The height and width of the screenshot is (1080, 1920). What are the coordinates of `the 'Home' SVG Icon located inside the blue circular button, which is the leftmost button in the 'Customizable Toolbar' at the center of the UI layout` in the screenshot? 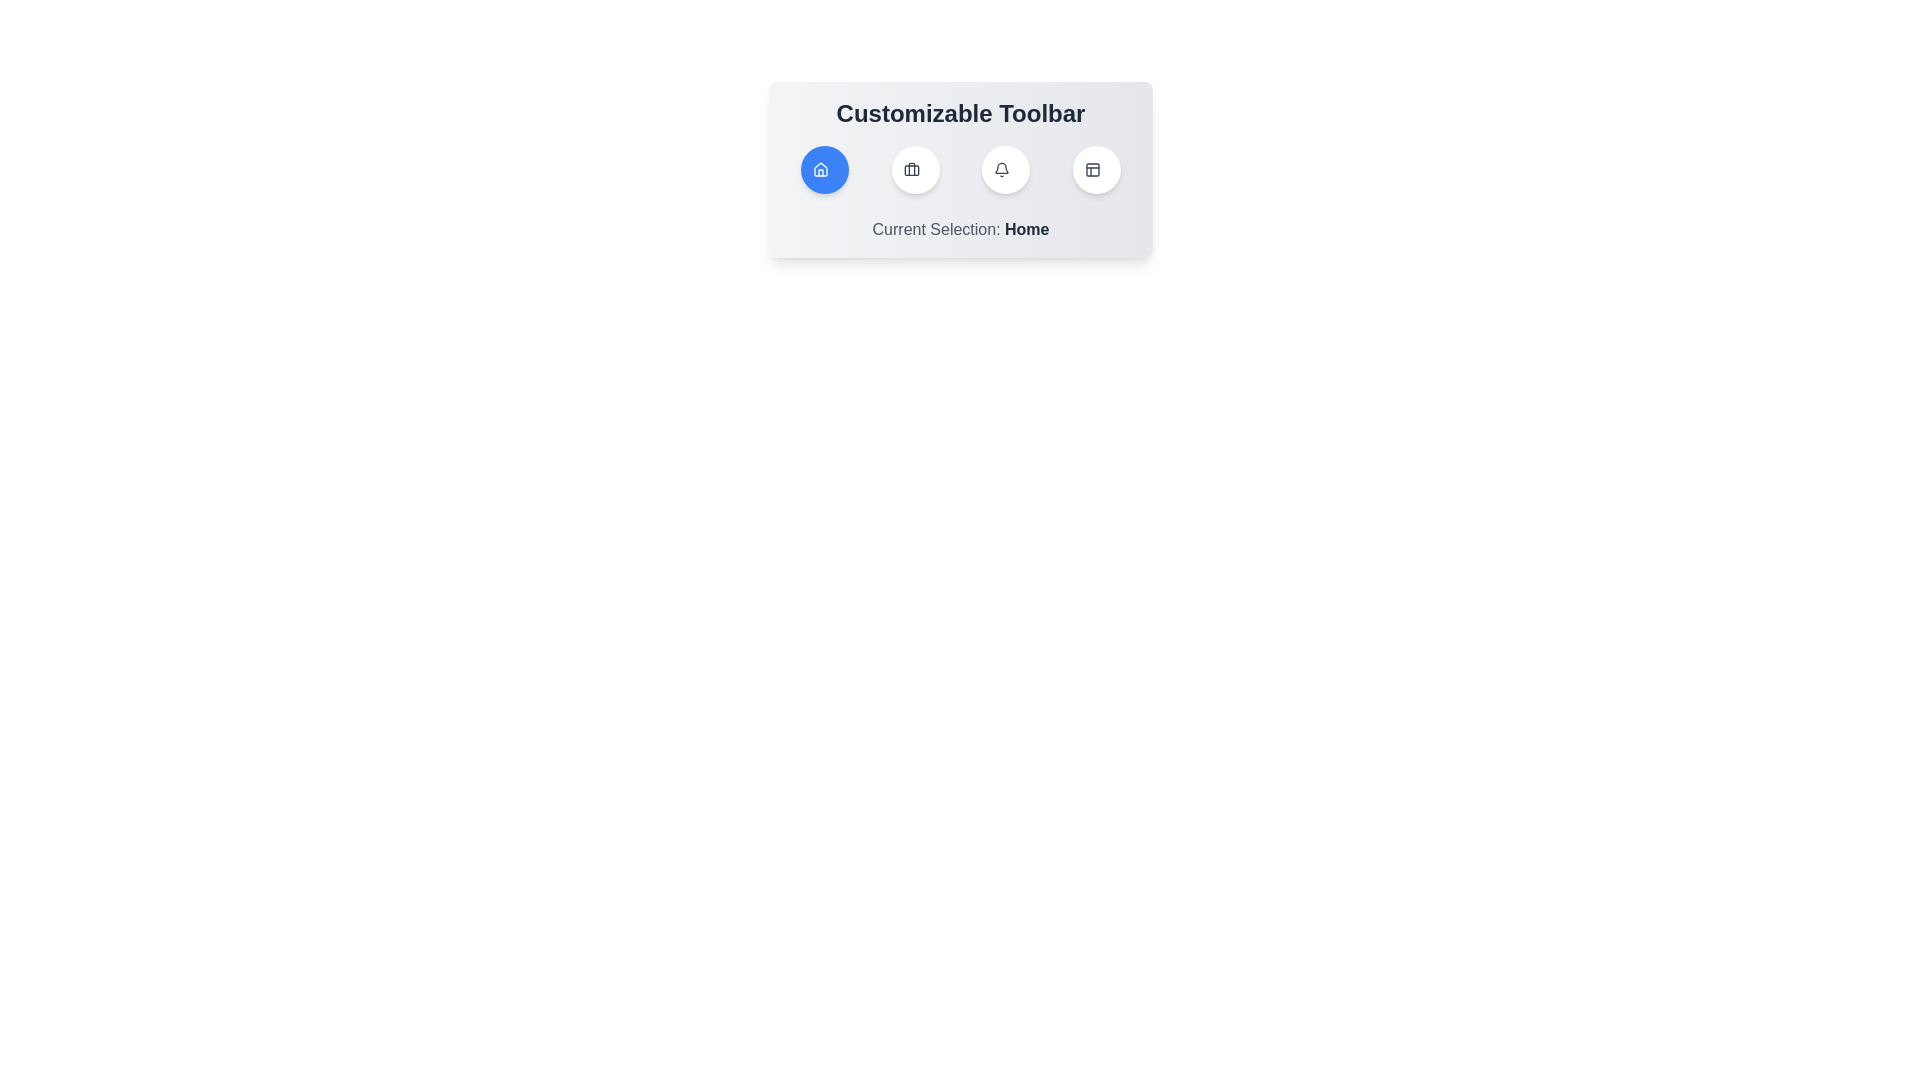 It's located at (820, 168).